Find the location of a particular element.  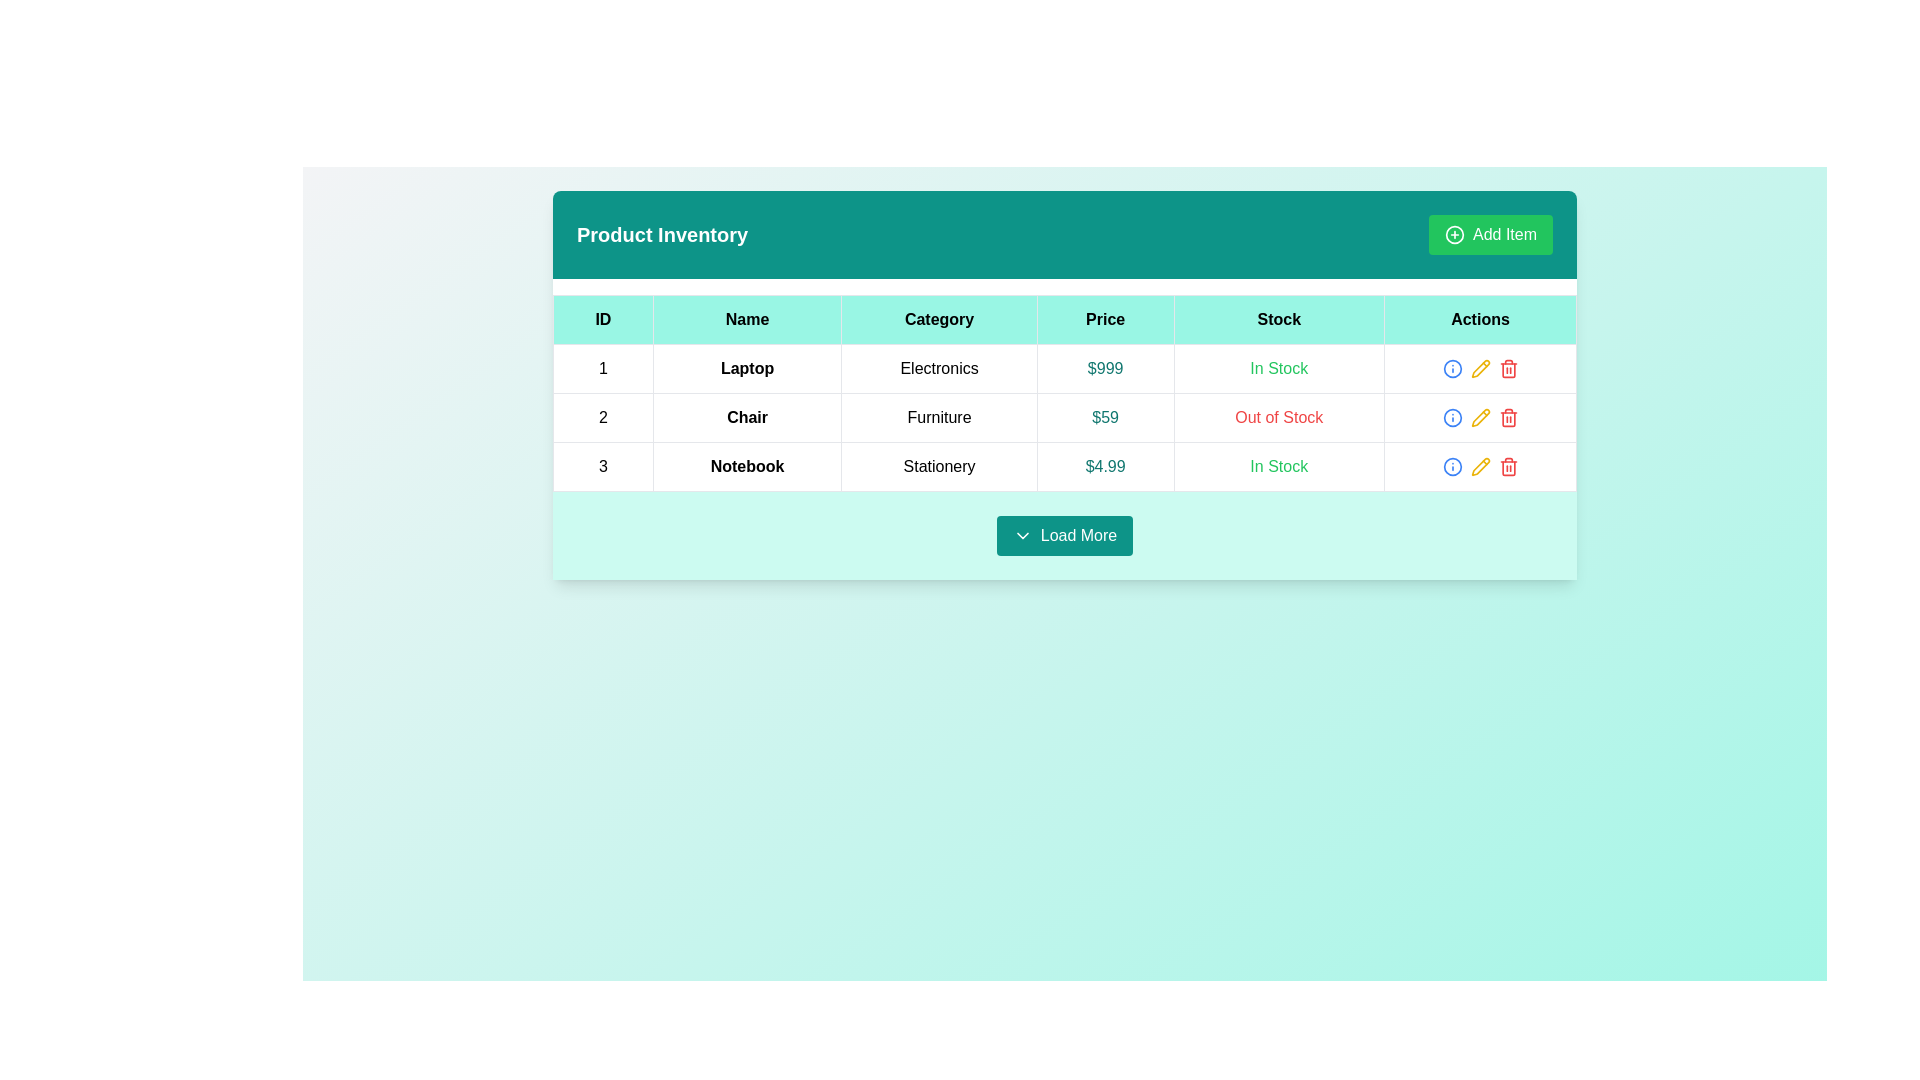

the second row of the 'Product Inventory' table, which provides options for managing product details such as editing or deleting is located at coordinates (1064, 416).